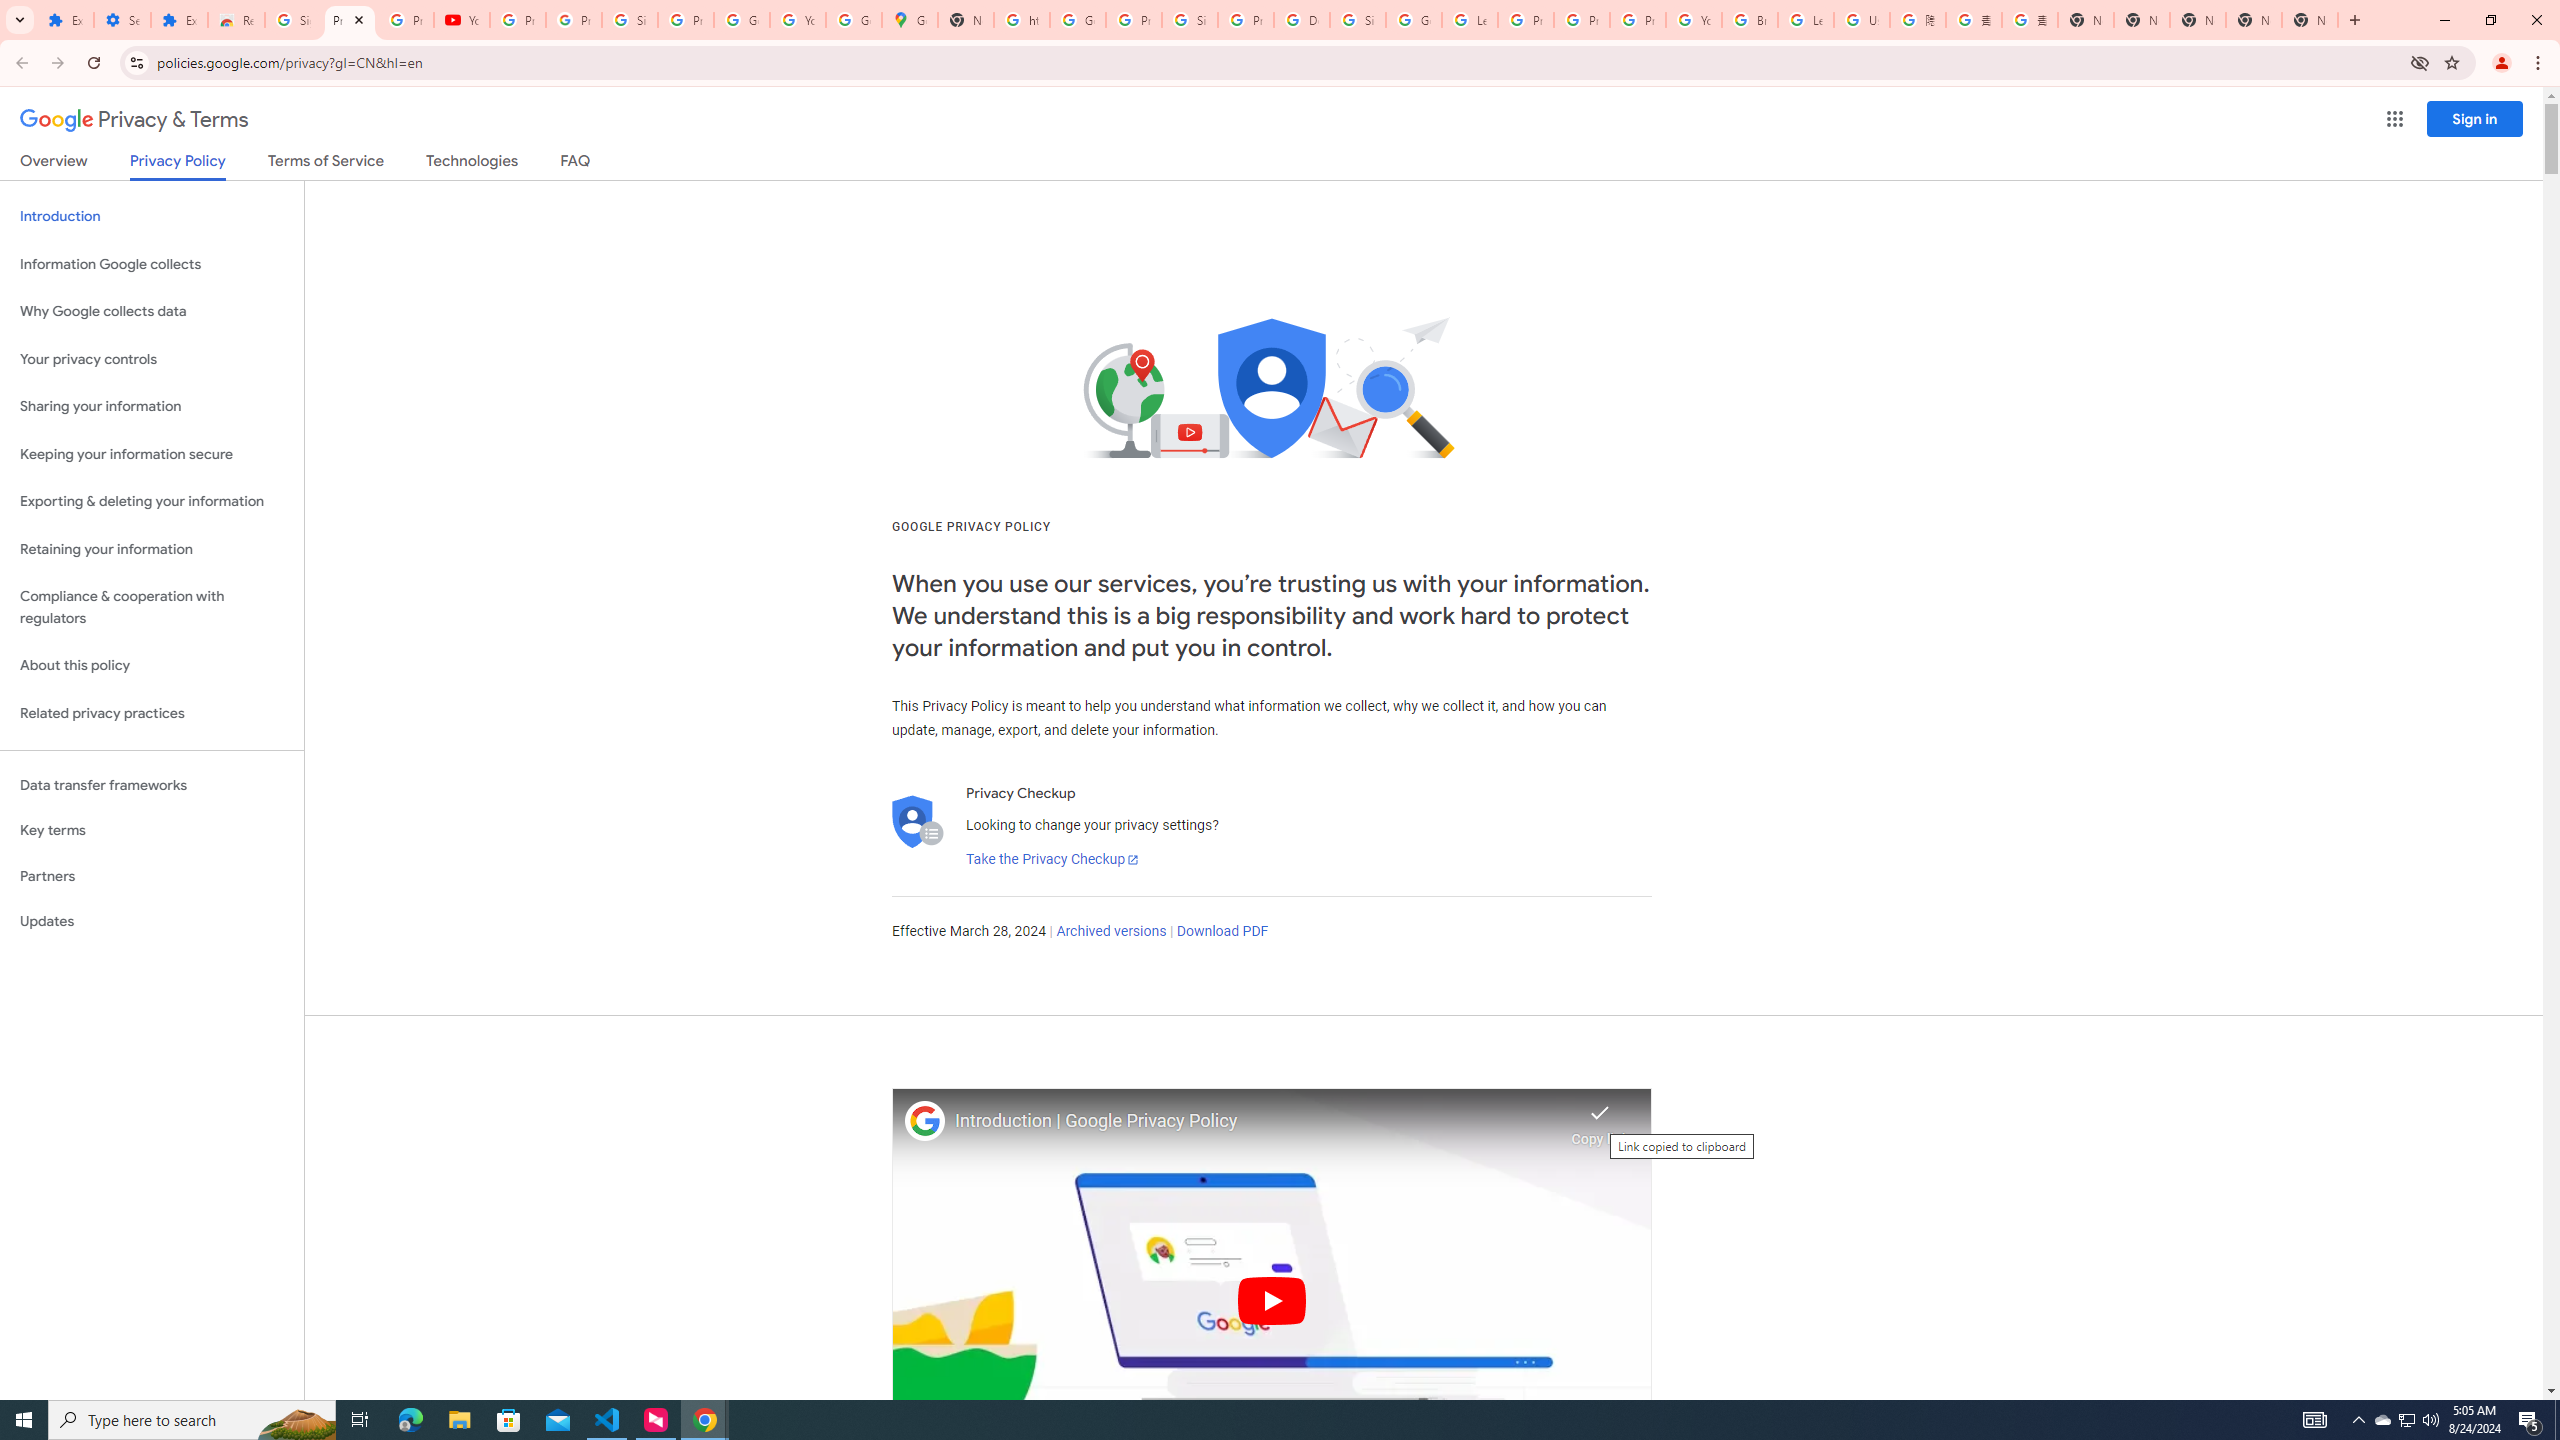  Describe the element at coordinates (151, 405) in the screenshot. I see `'Sharing your information'` at that location.